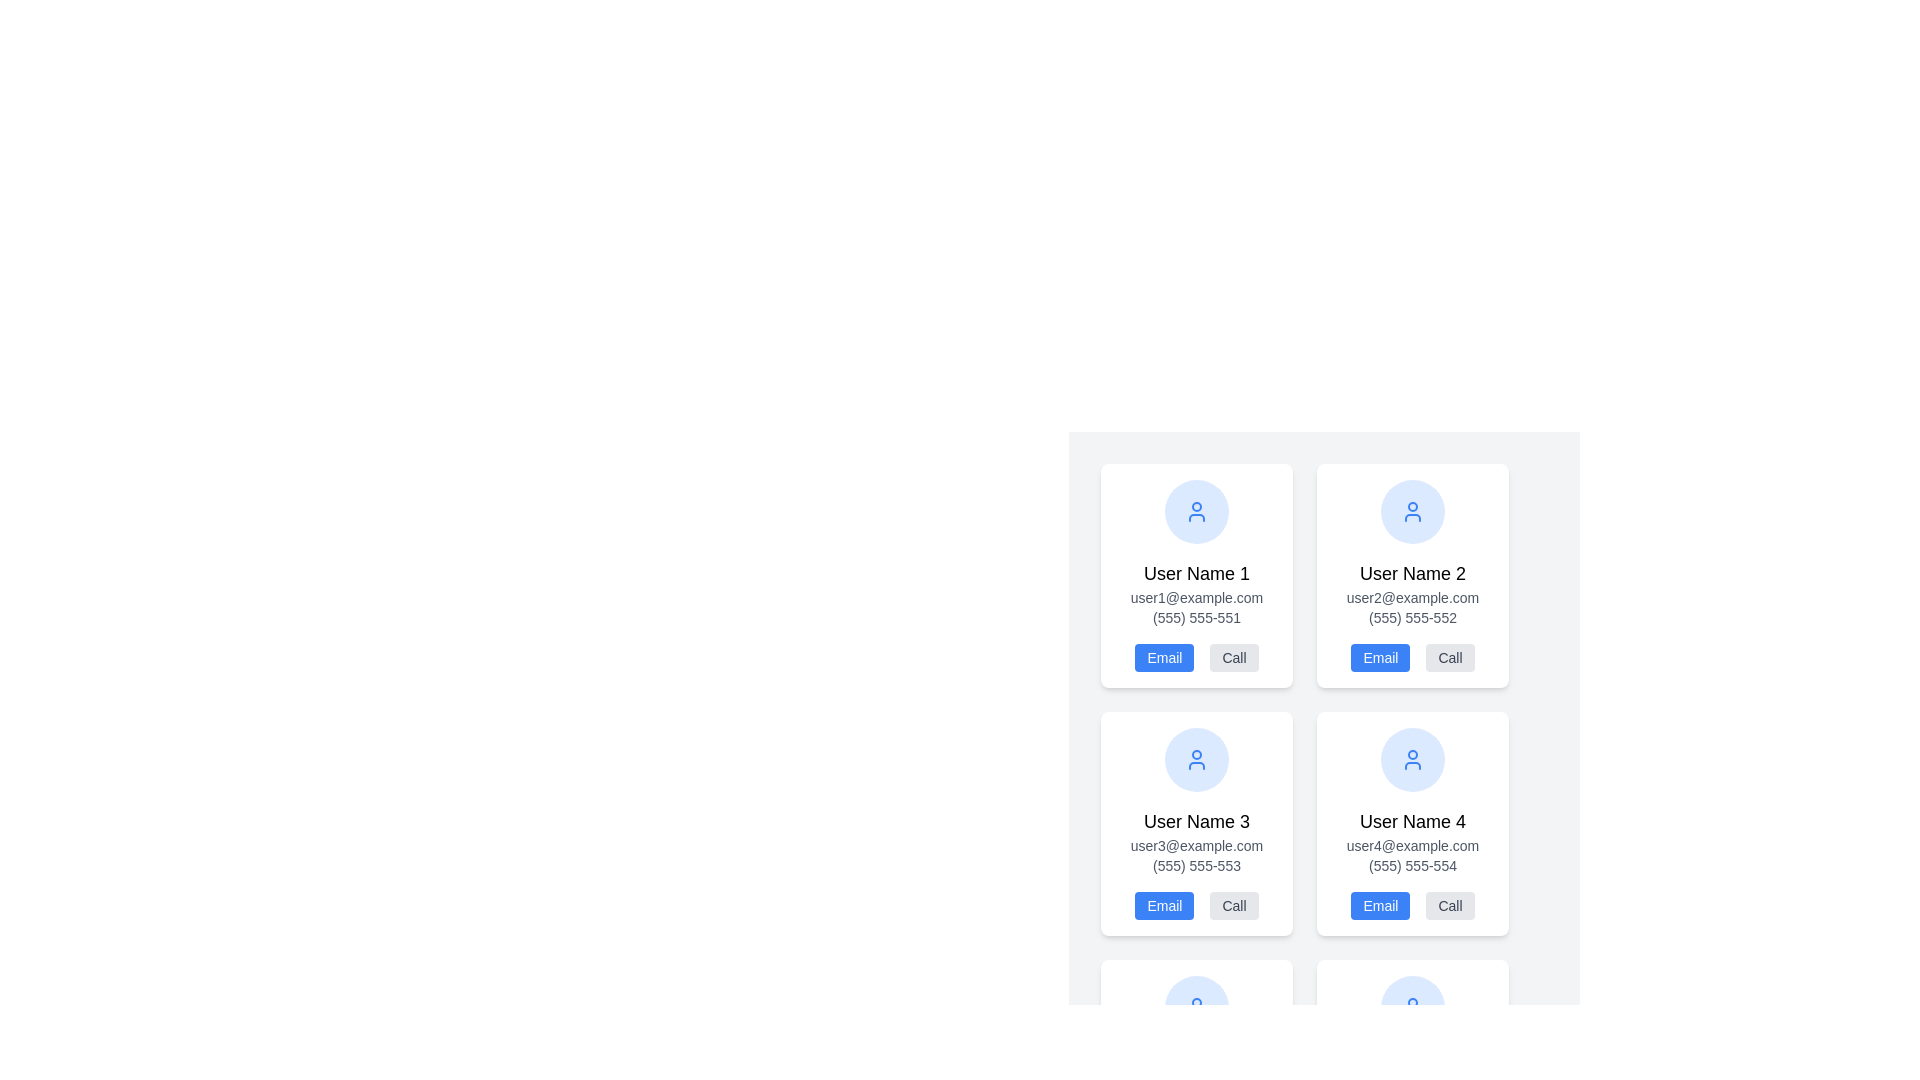 This screenshot has width=1920, height=1080. Describe the element at coordinates (1196, 906) in the screenshot. I see `the blue 'Email' button in the button group located at the bottom of the user card for 'User Name 3' to compose an email` at that location.